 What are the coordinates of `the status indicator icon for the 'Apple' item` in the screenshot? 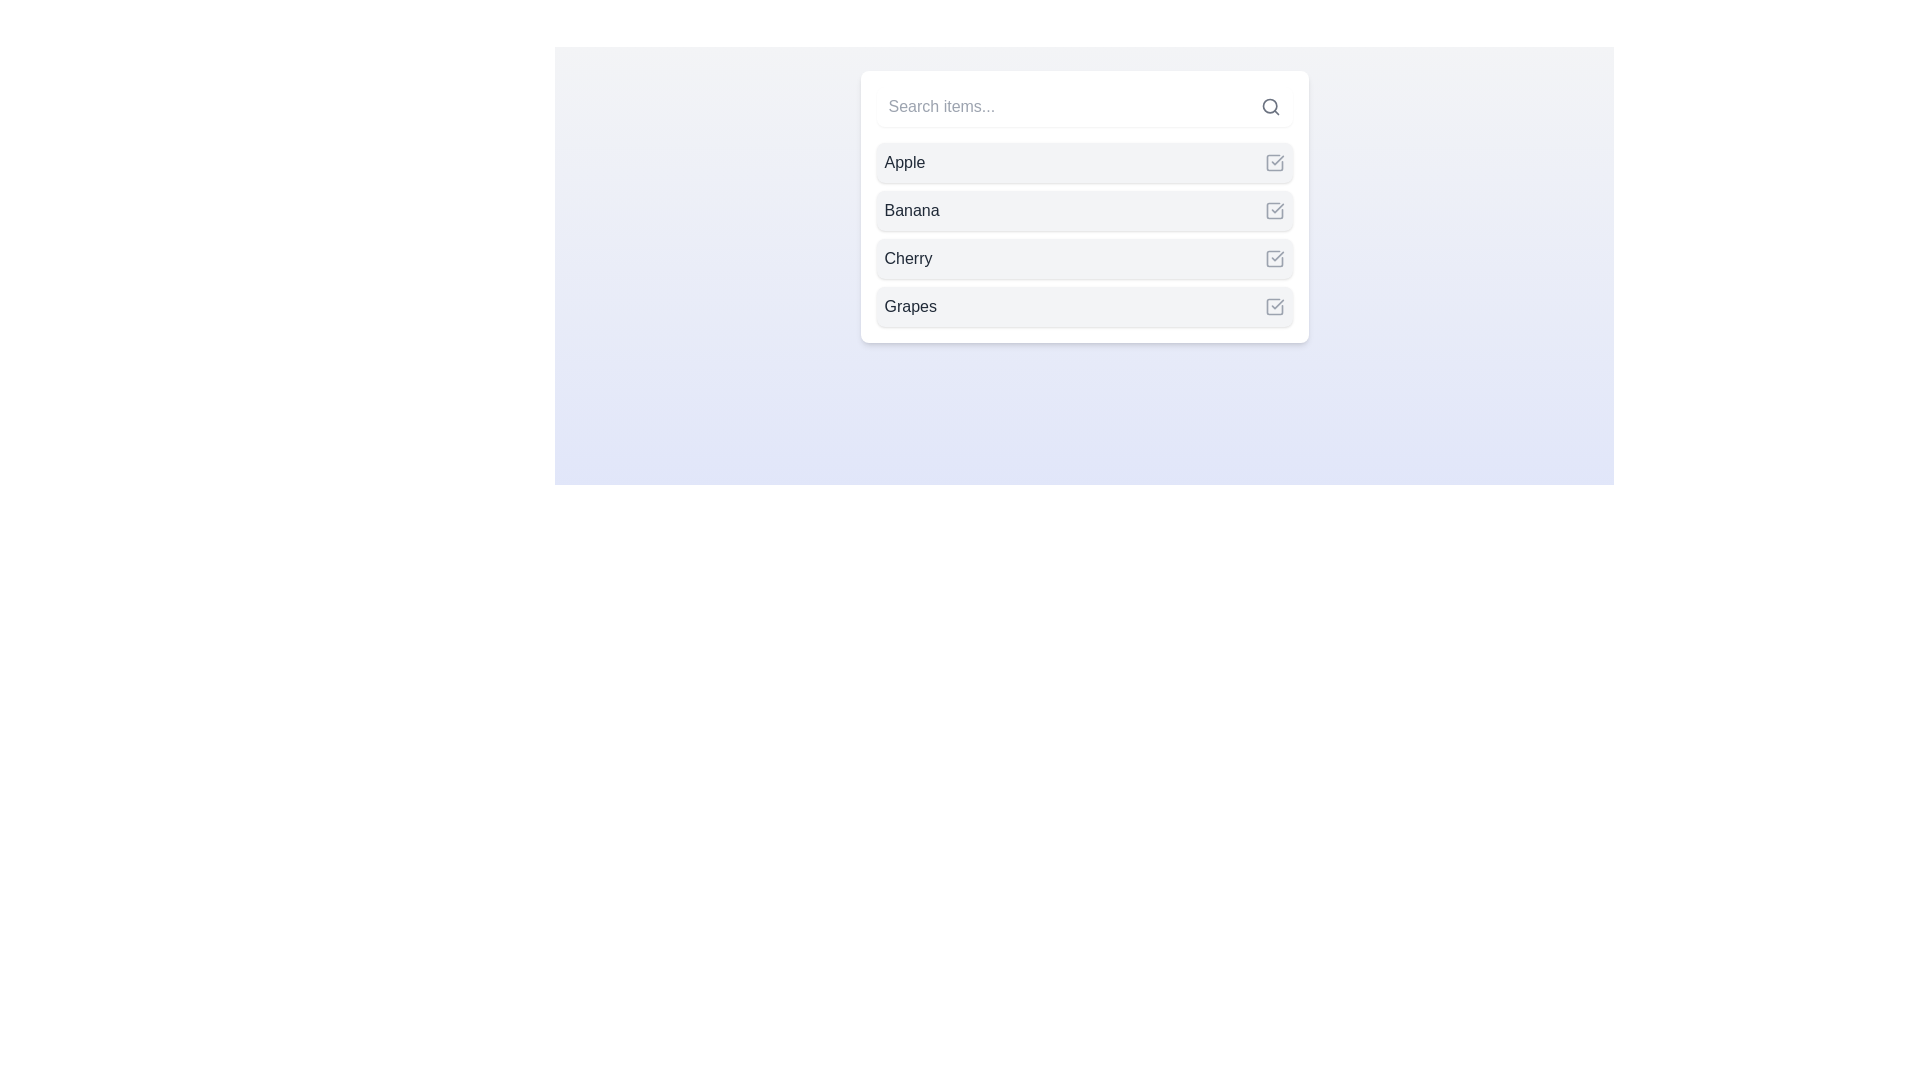 It's located at (1273, 161).